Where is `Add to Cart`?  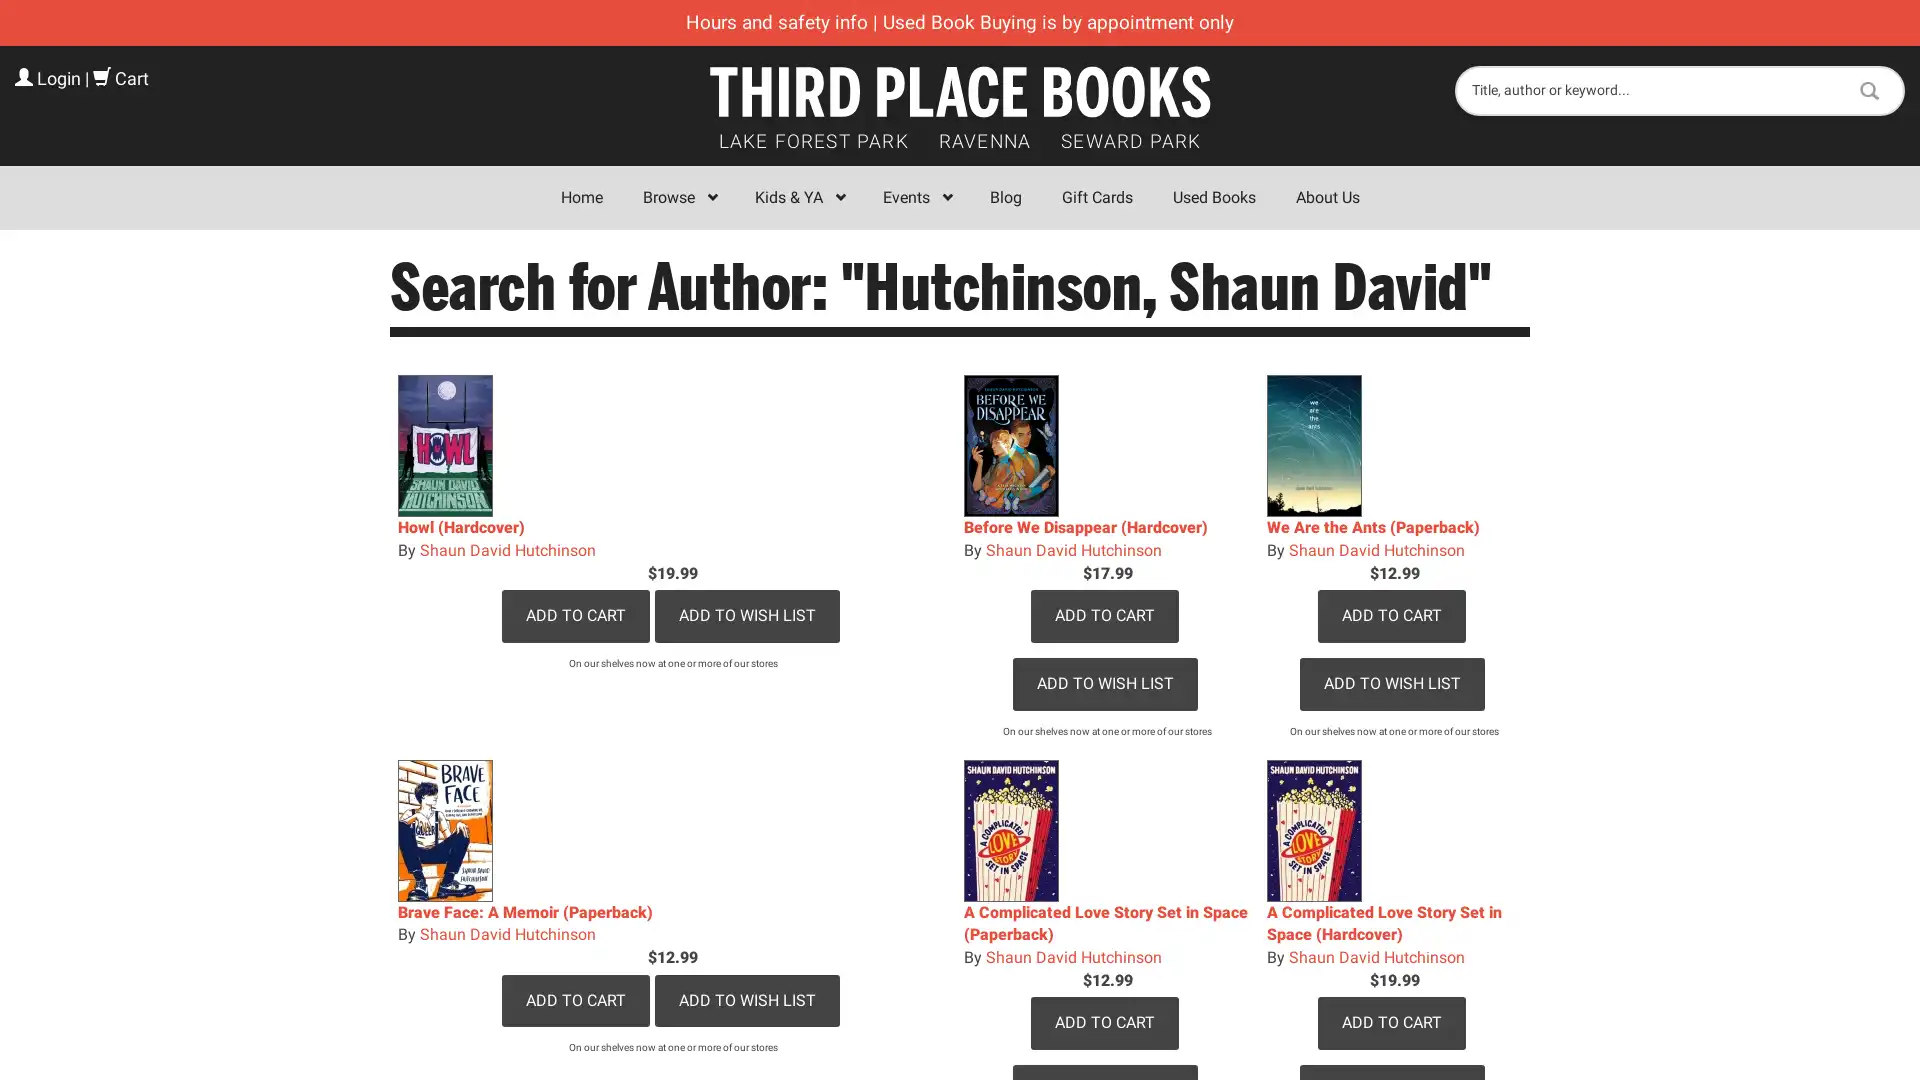 Add to Cart is located at coordinates (1391, 615).